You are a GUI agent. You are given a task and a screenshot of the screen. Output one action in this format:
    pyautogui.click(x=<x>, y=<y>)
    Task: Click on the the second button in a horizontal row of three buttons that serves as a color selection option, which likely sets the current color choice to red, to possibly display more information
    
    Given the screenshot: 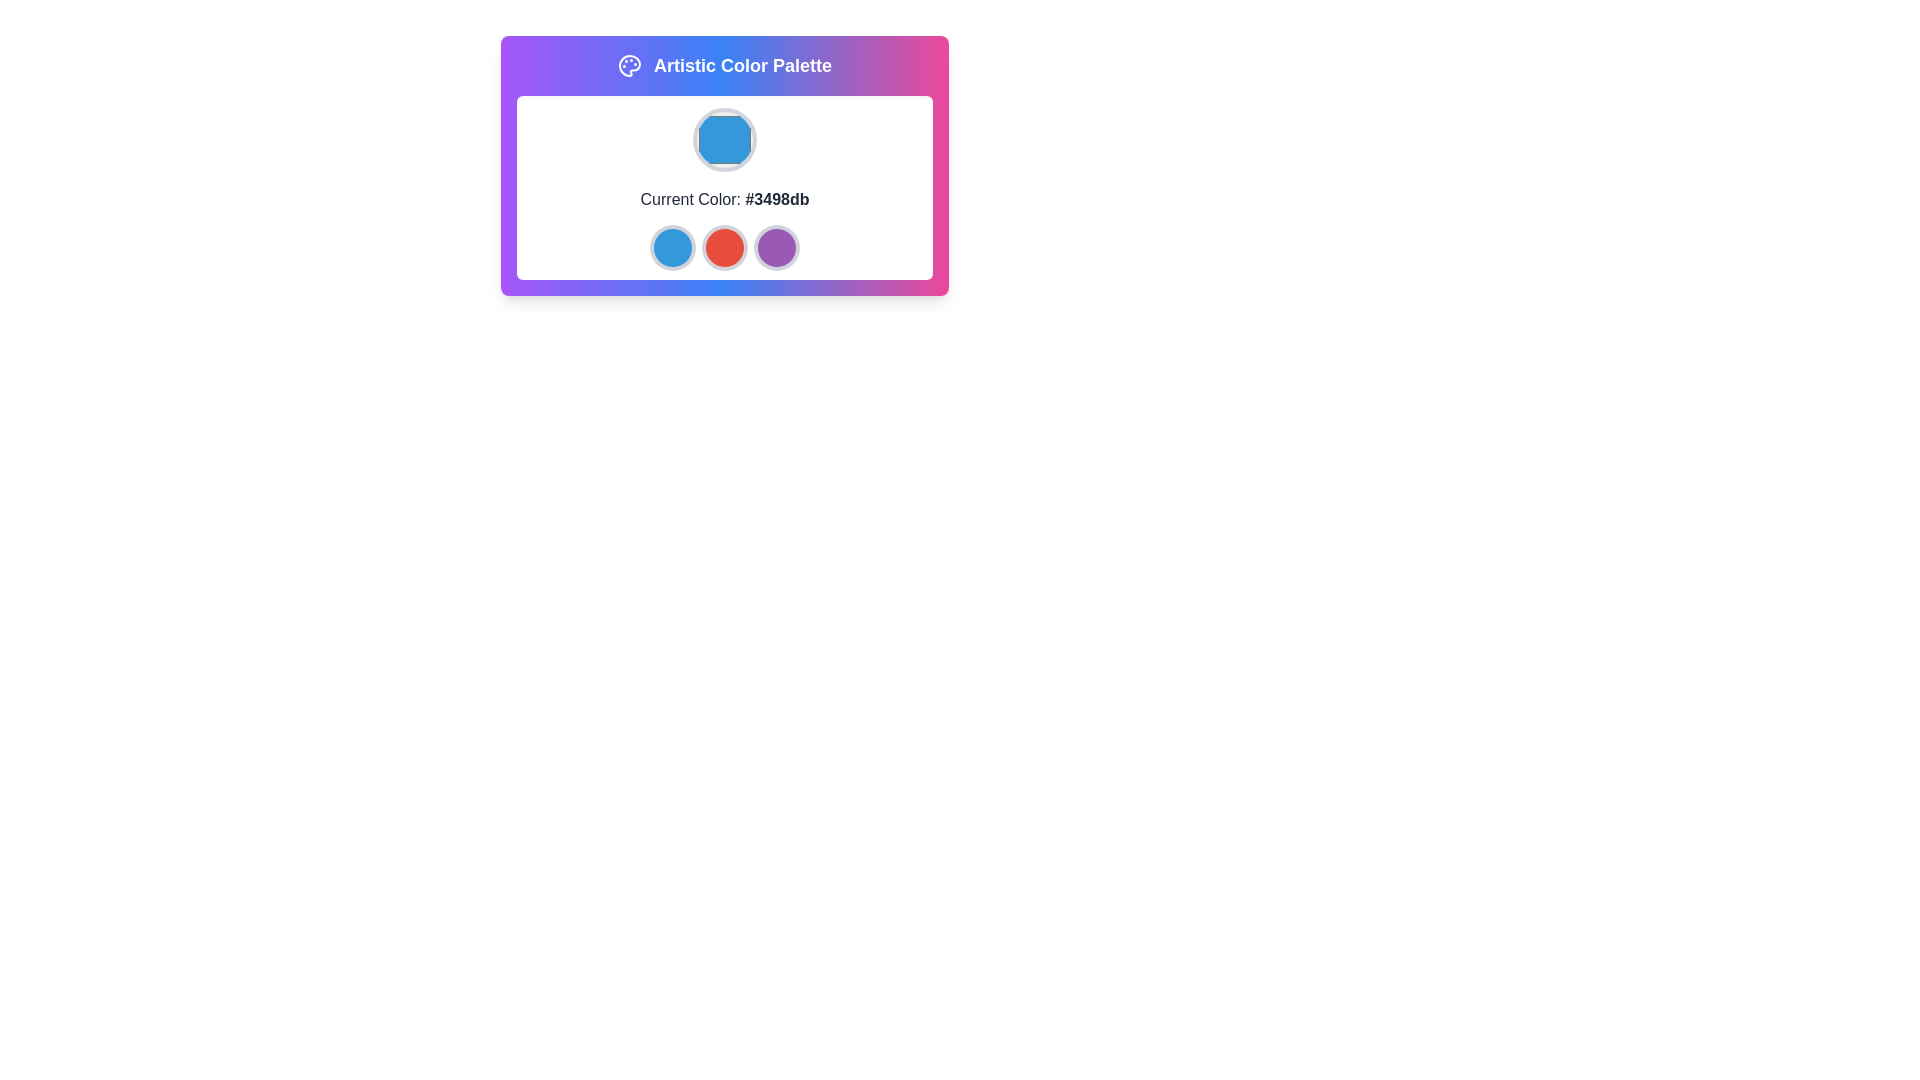 What is the action you would take?
    pyautogui.click(x=723, y=246)
    